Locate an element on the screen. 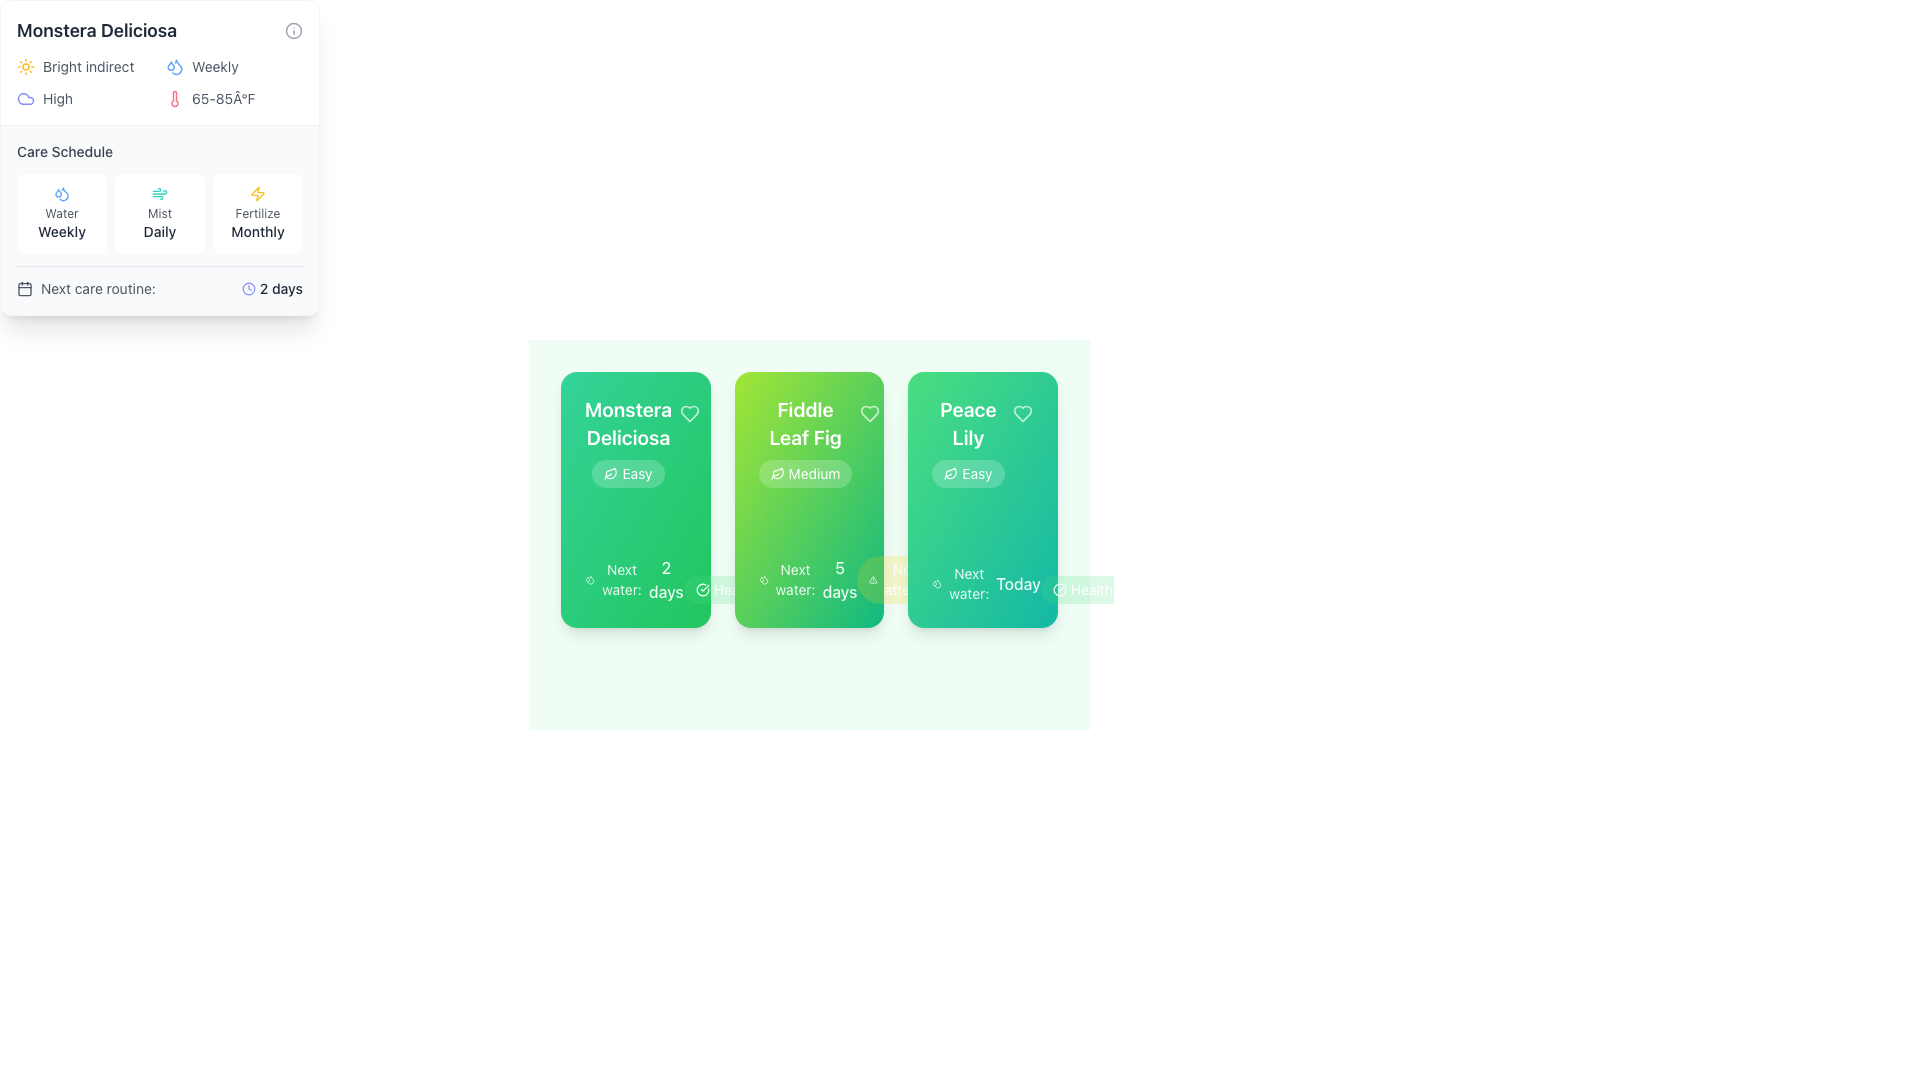  text content that provides information about the next watering schedule for the associated plant, which is located at the center of the bottom section of the middle card among three visible cards is located at coordinates (809, 579).